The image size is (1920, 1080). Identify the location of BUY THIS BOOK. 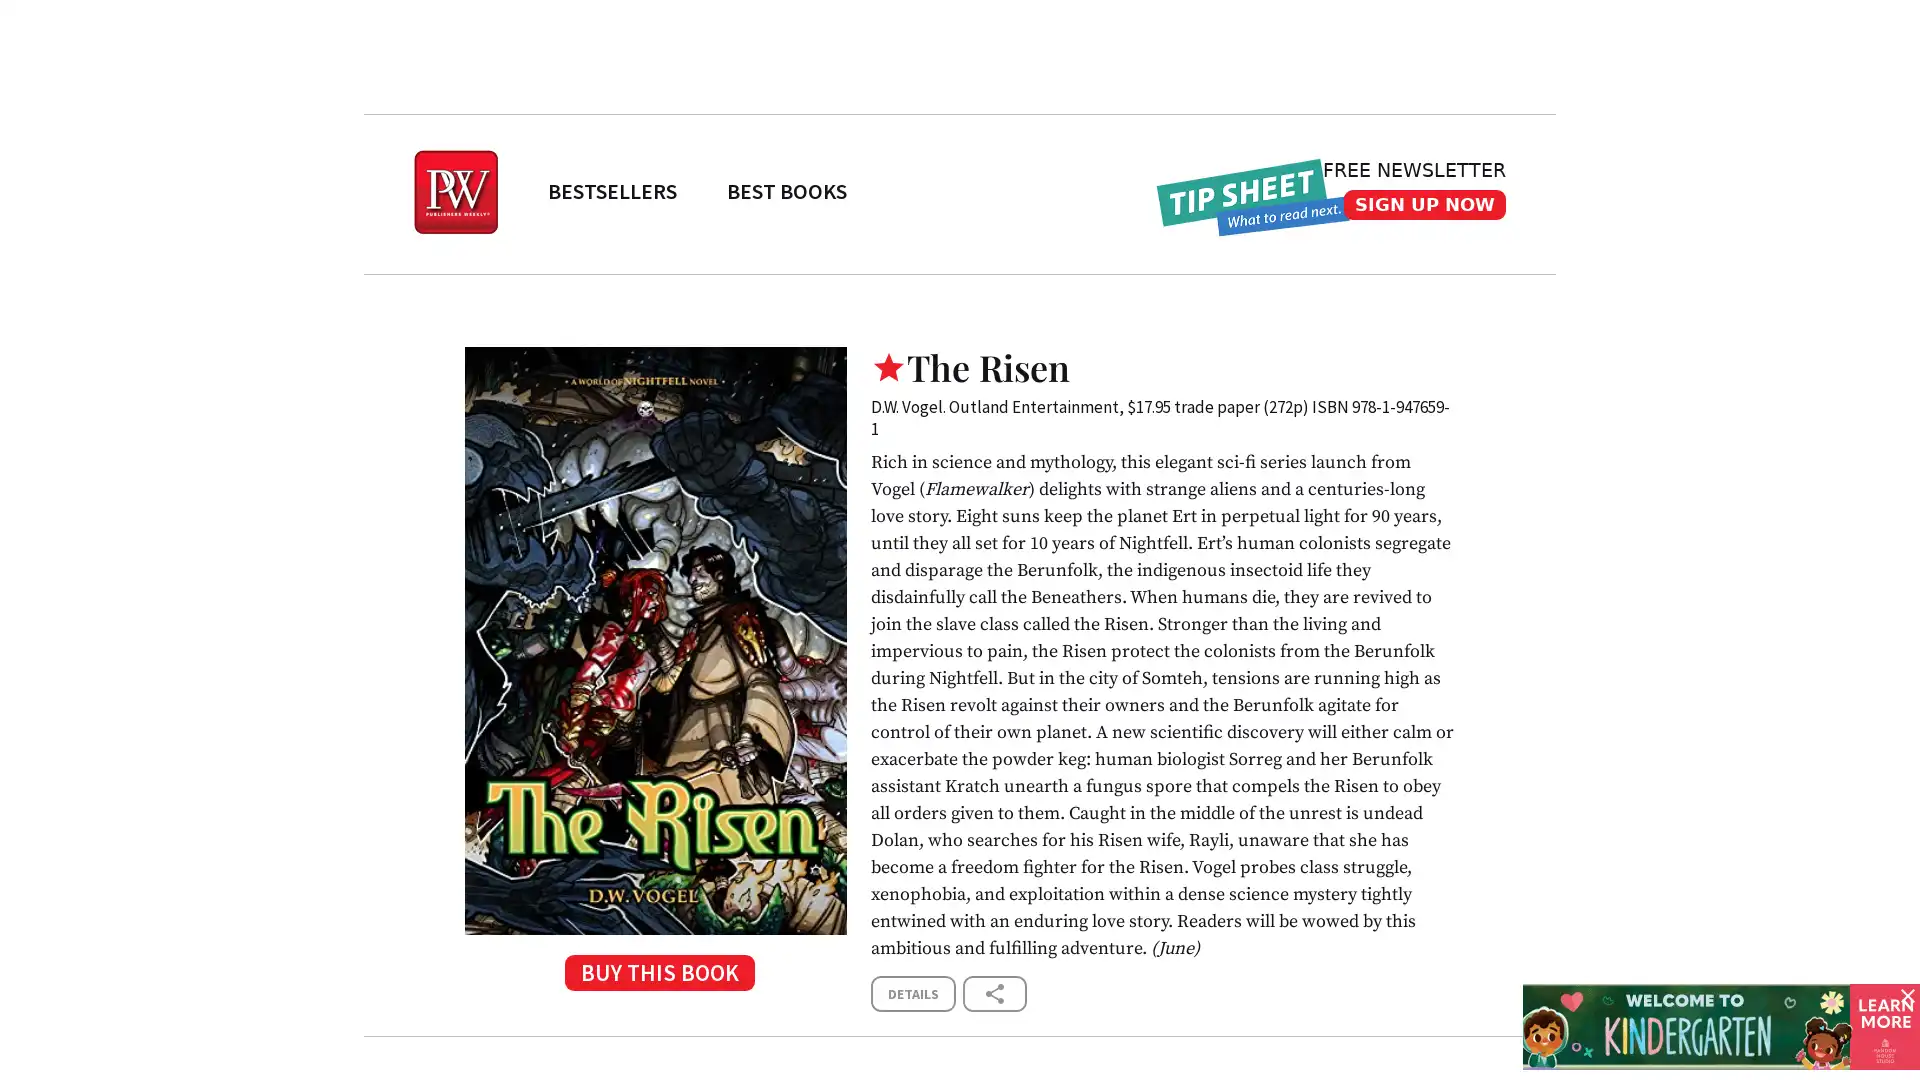
(655, 978).